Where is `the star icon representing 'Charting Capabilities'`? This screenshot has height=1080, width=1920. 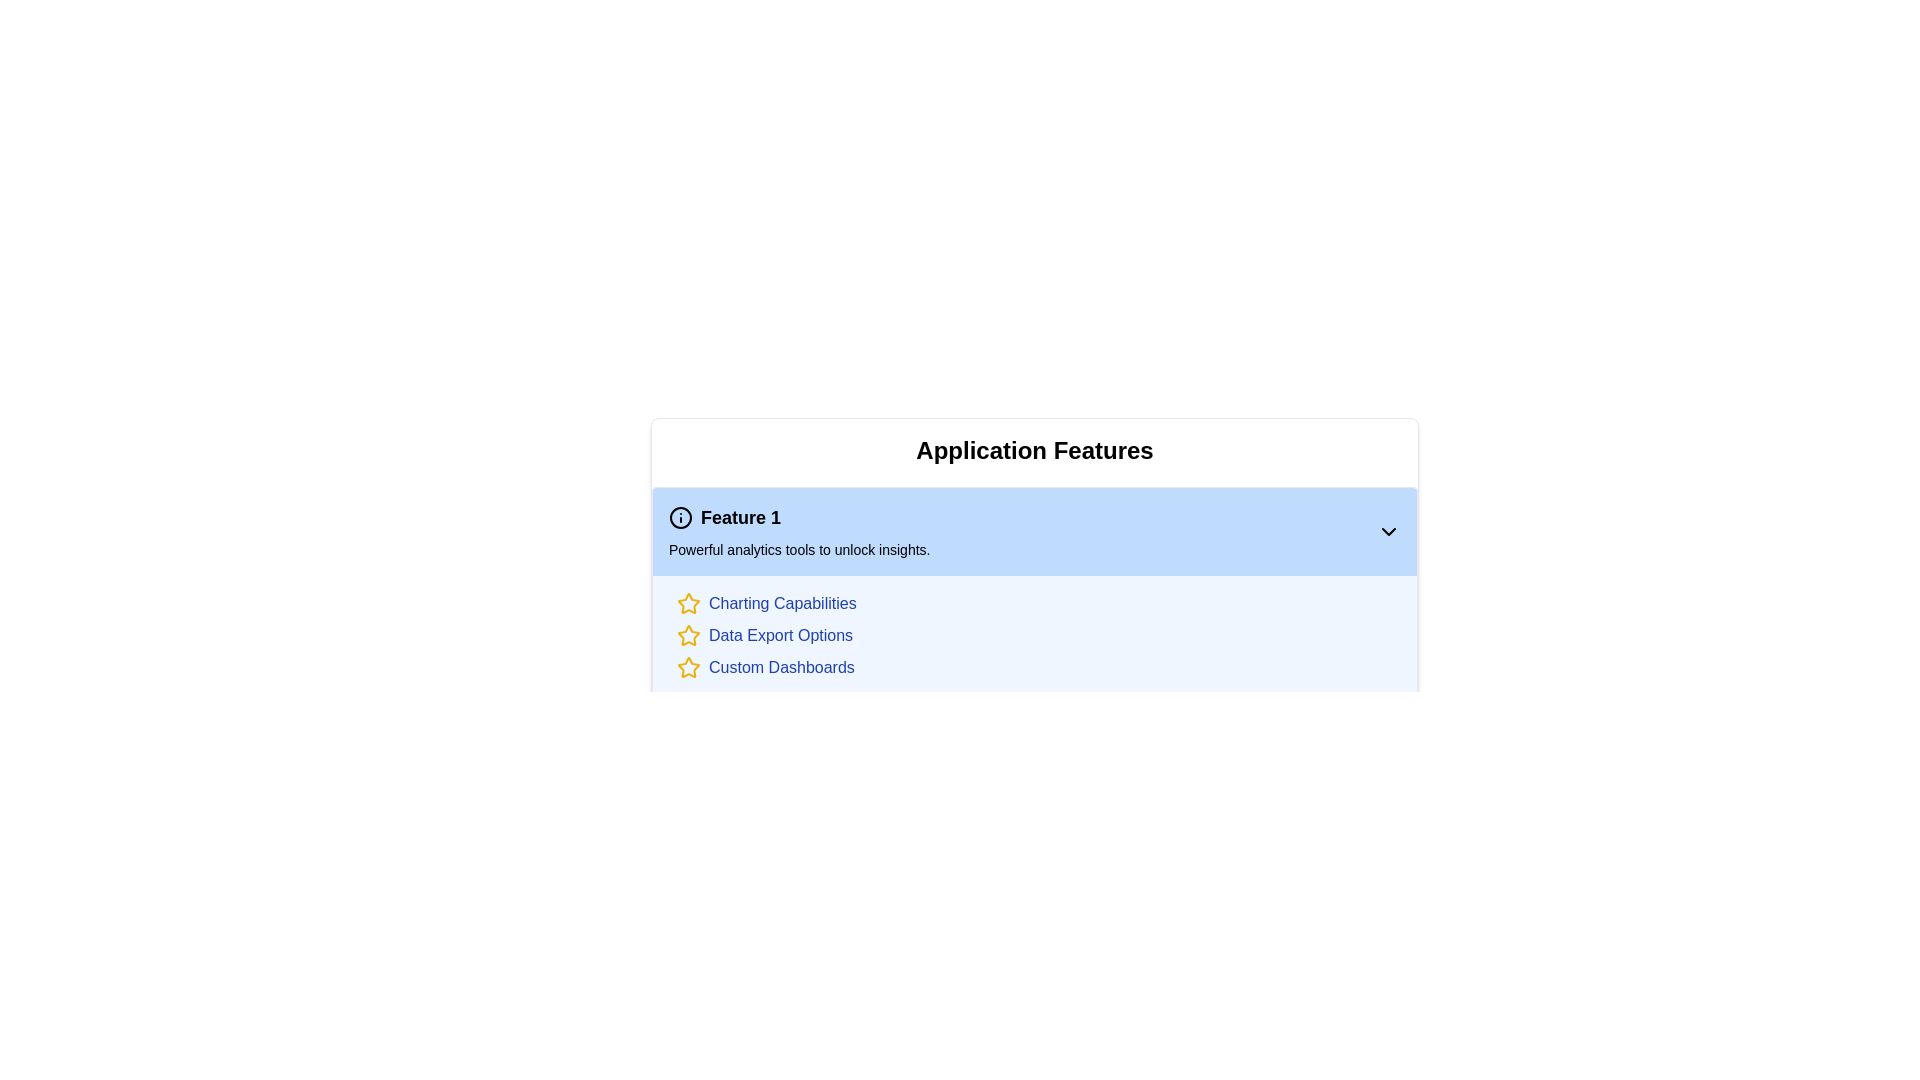
the star icon representing 'Charting Capabilities' is located at coordinates (689, 603).